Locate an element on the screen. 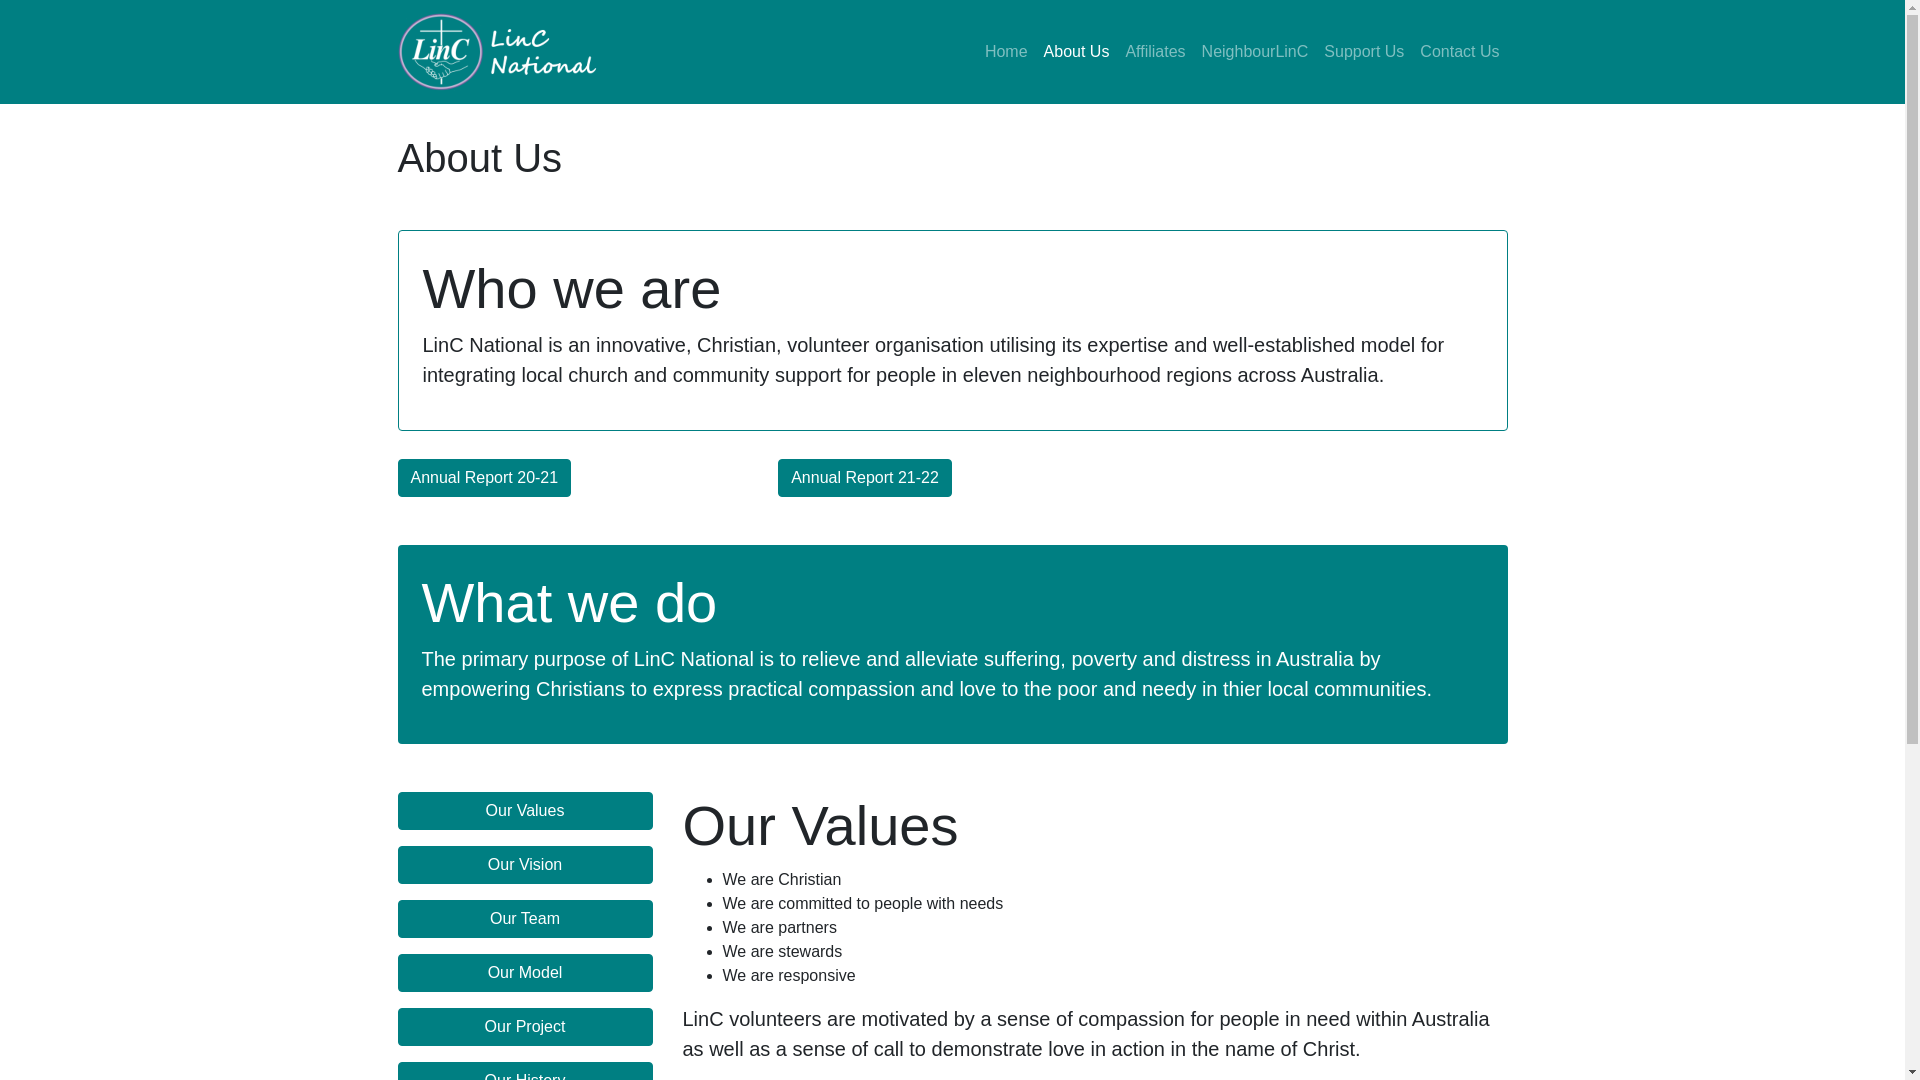 Image resolution: width=1920 pixels, height=1080 pixels. 'Affiliates' is located at coordinates (1116, 50).